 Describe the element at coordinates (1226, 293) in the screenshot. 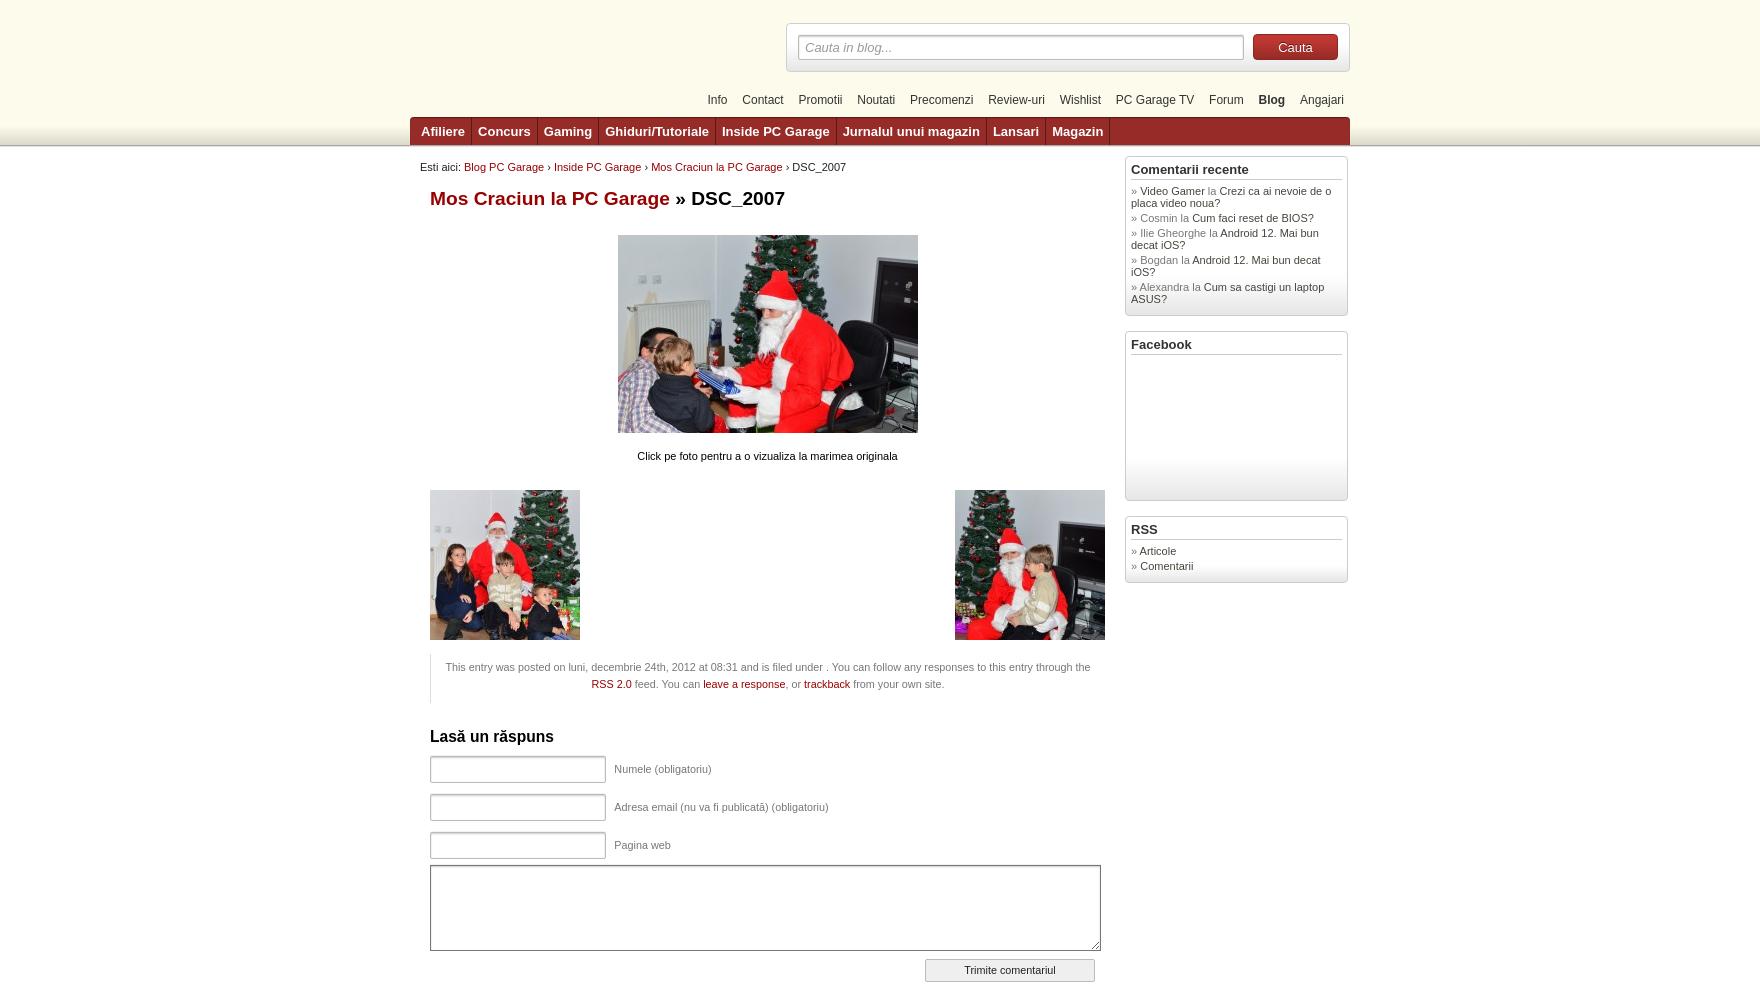

I see `'Cum sa castigi un laptop ASUS?'` at that location.